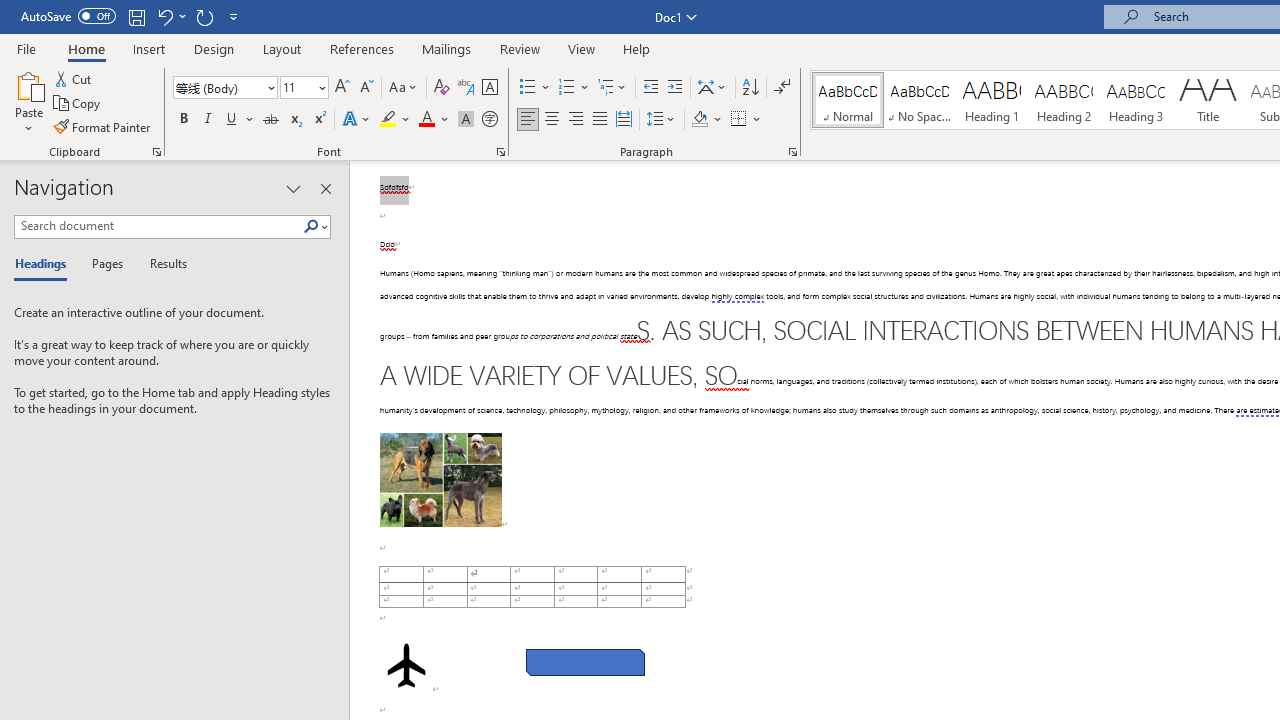 The image size is (1280, 720). I want to click on 'Search', so click(314, 226).